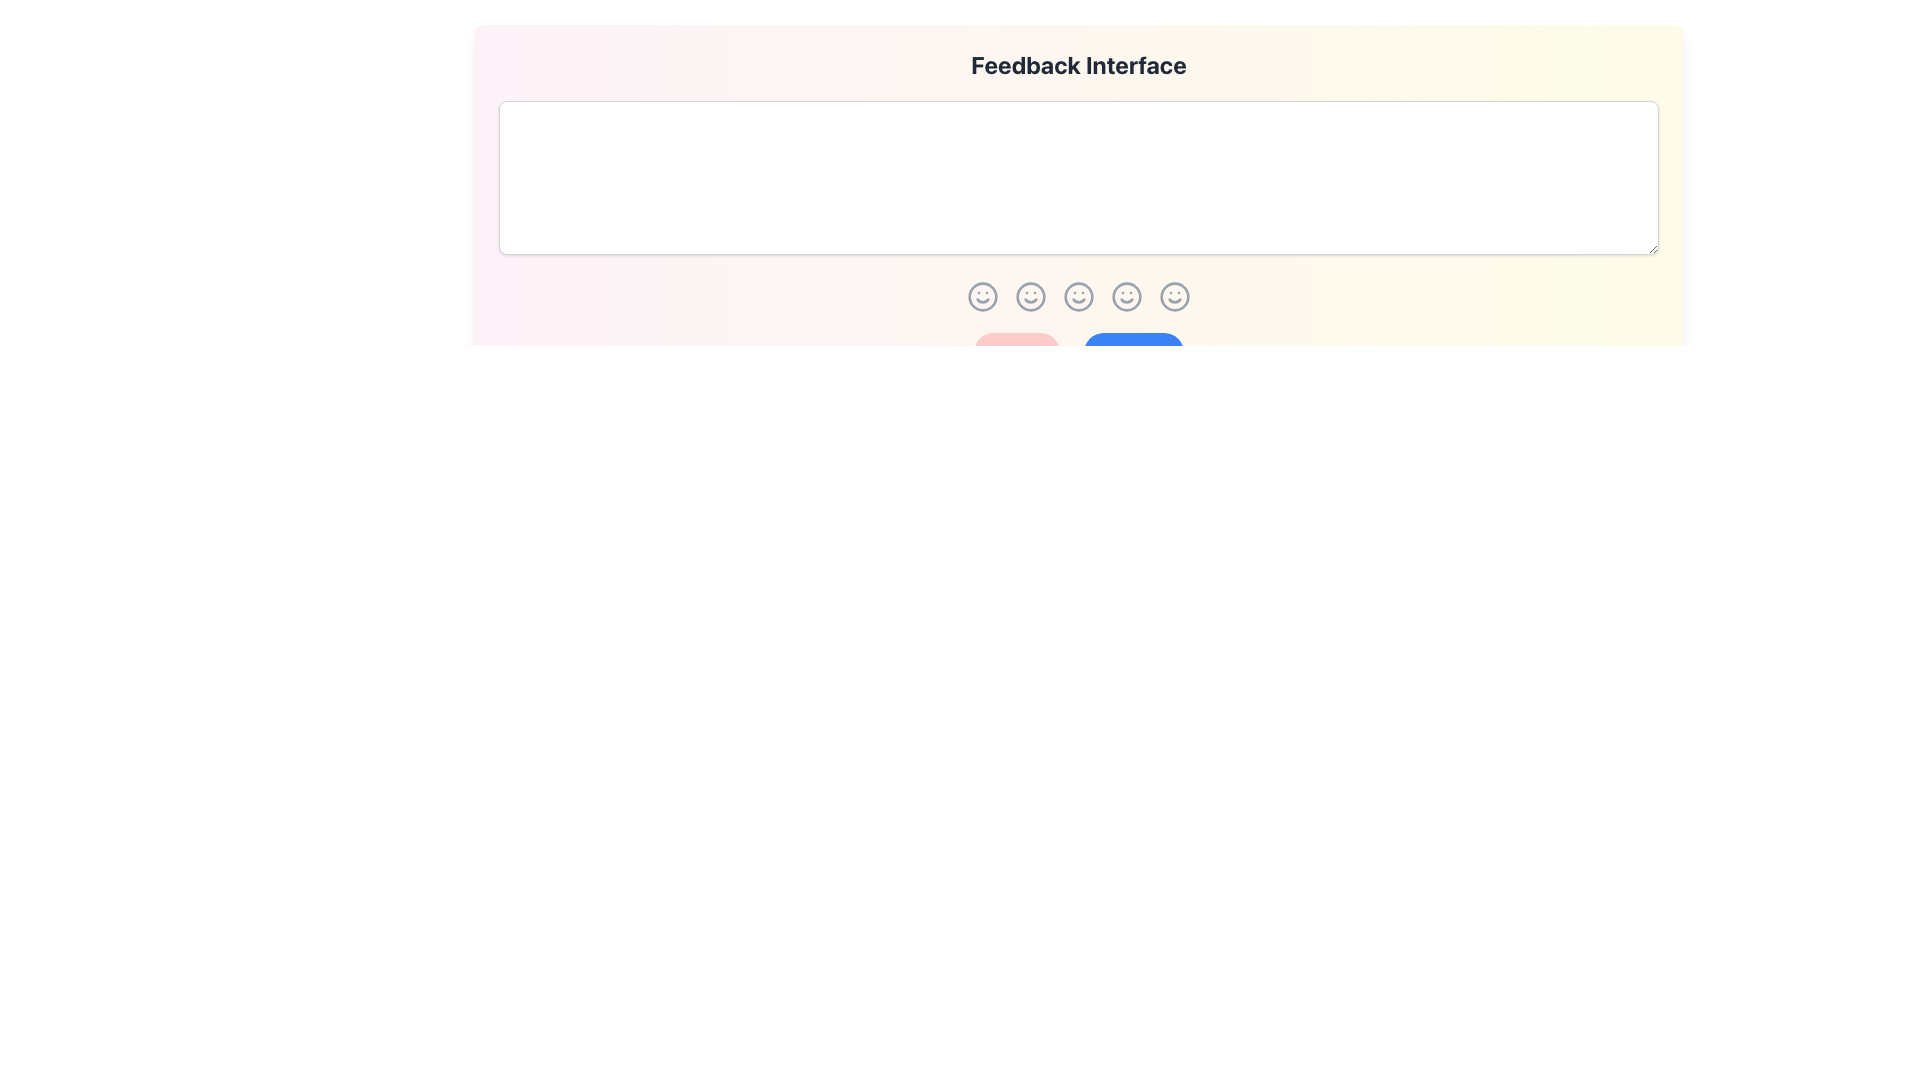 This screenshot has width=1920, height=1080. Describe the element at coordinates (1078, 297) in the screenshot. I see `the middle smiley icon in the horizontal layout of five icons in the 'Feedback Interface' area` at that location.